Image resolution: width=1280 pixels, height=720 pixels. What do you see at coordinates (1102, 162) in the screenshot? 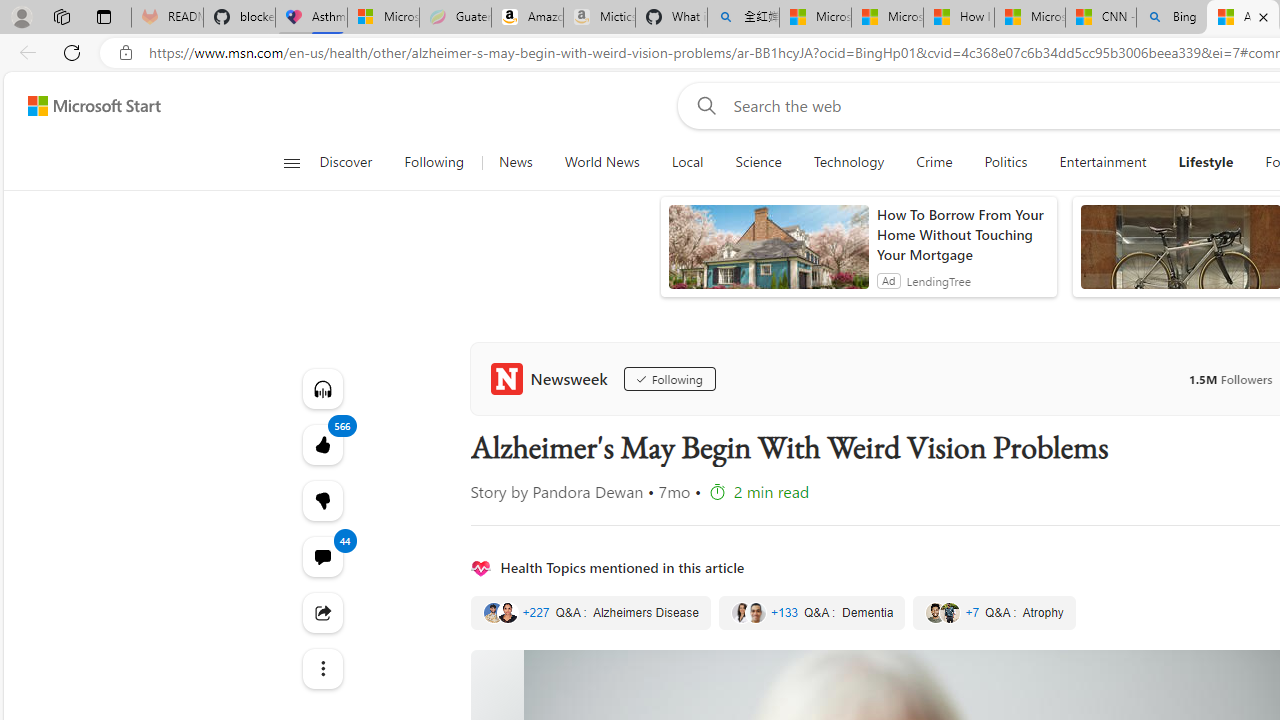
I see `'Entertainment'` at bounding box center [1102, 162].